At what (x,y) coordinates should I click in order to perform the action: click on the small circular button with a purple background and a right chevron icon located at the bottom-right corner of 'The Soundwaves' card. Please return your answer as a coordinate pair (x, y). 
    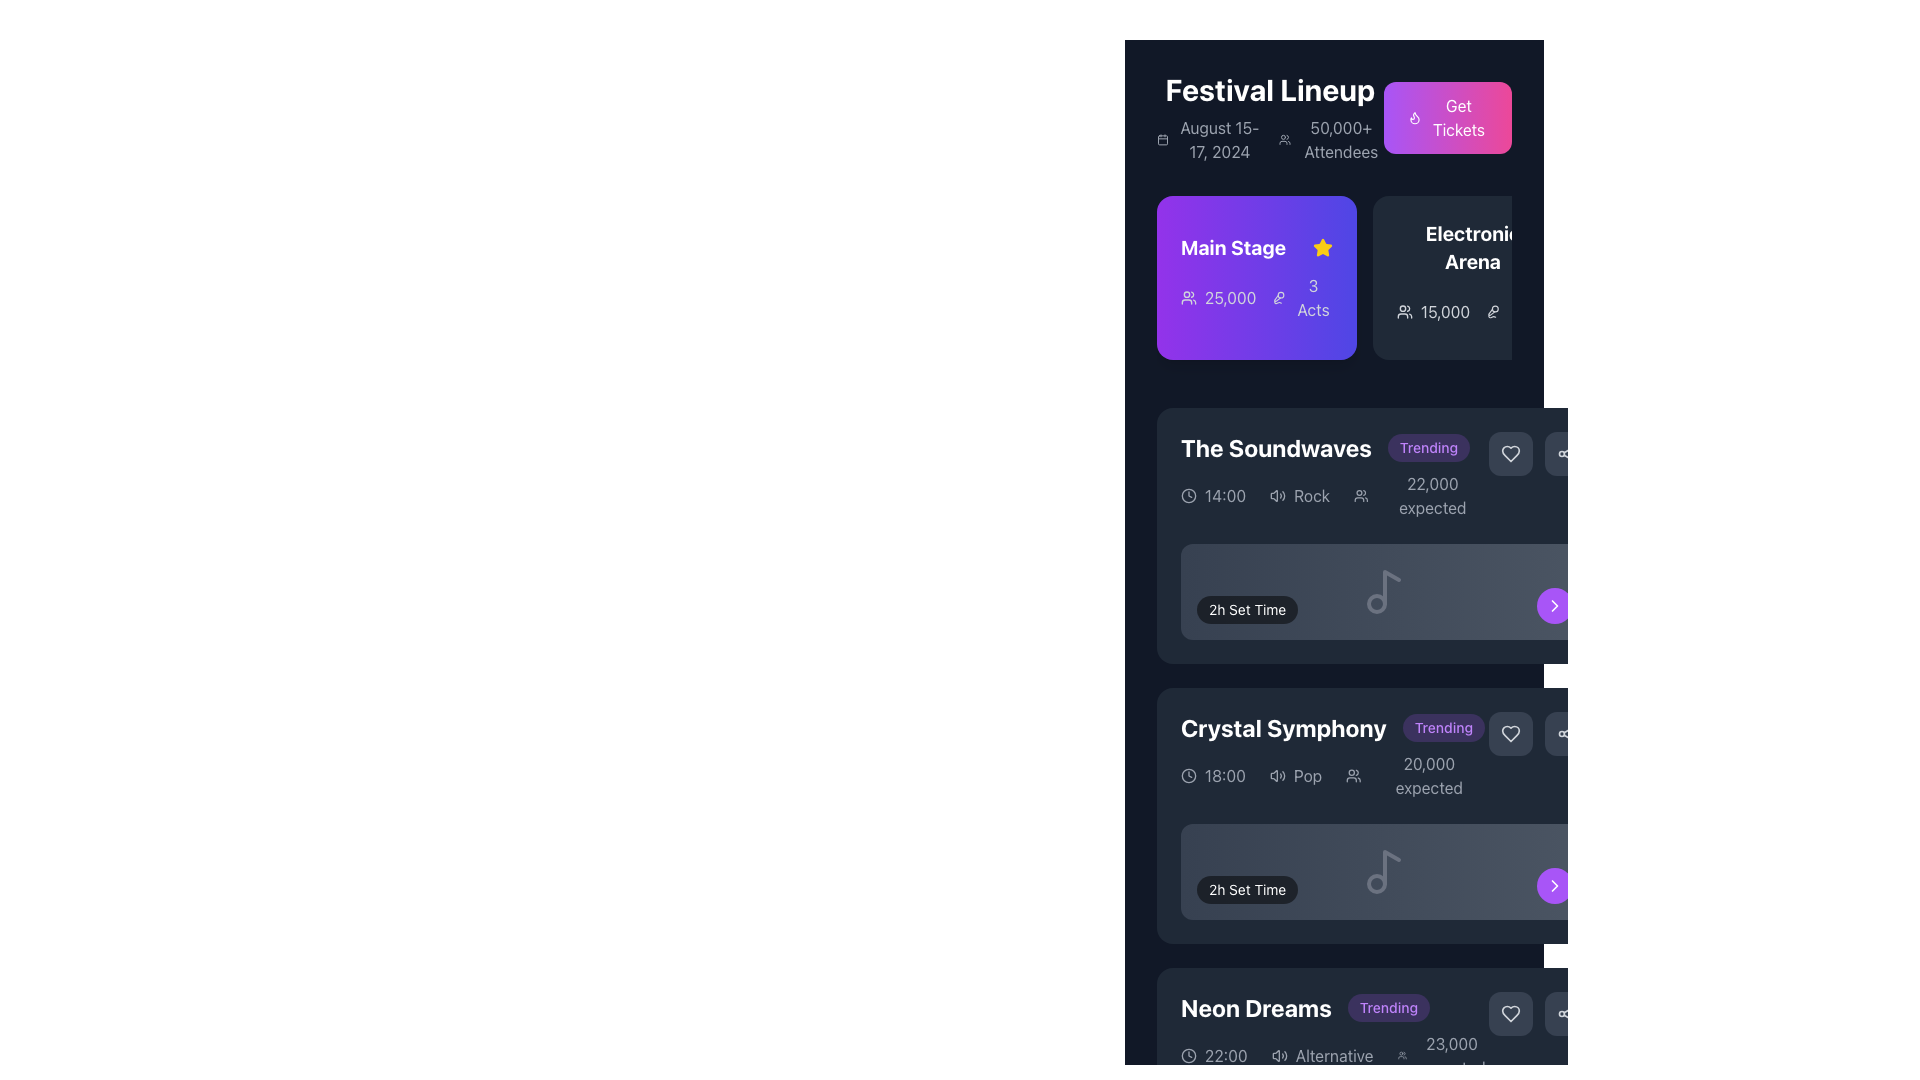
    Looking at the image, I should click on (1554, 604).